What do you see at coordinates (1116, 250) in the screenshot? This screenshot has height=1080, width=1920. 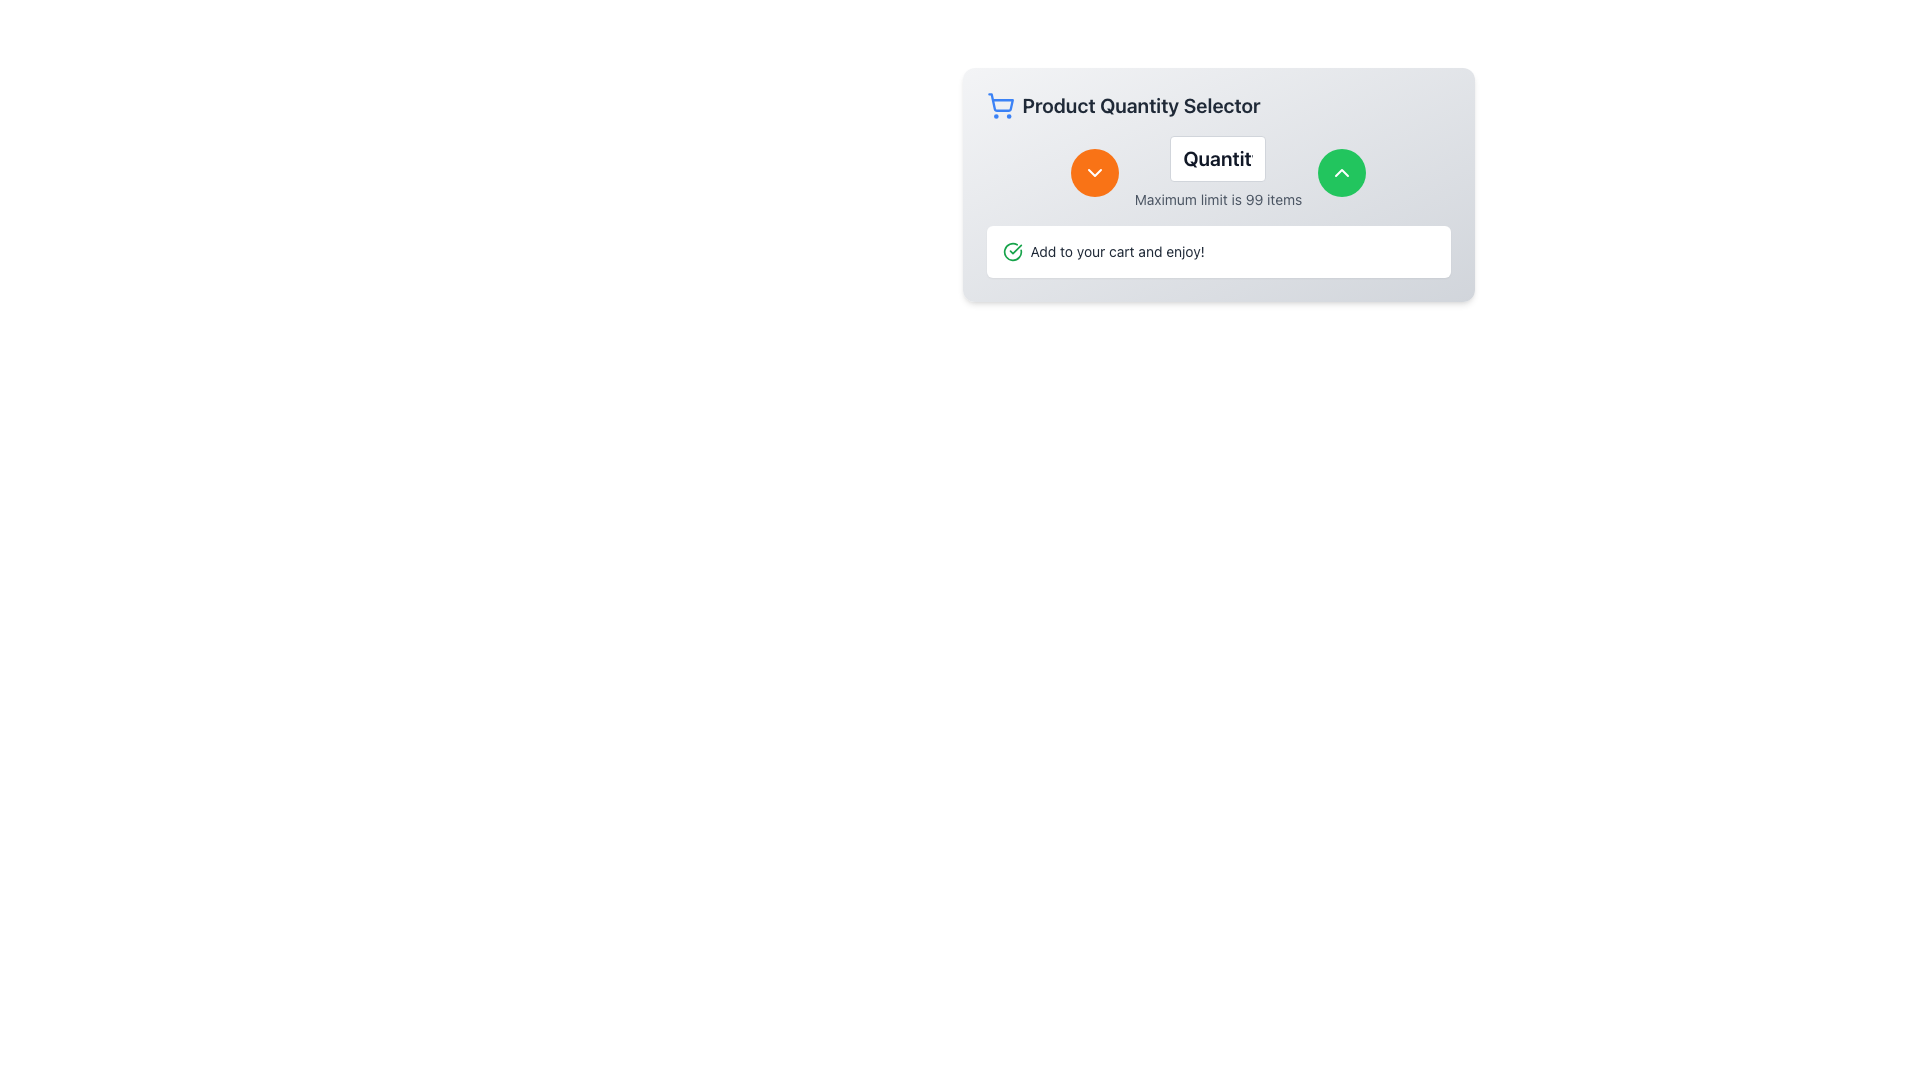 I see `informational message displayed in the text label located to the right of the green circular checkmark icon` at bounding box center [1116, 250].